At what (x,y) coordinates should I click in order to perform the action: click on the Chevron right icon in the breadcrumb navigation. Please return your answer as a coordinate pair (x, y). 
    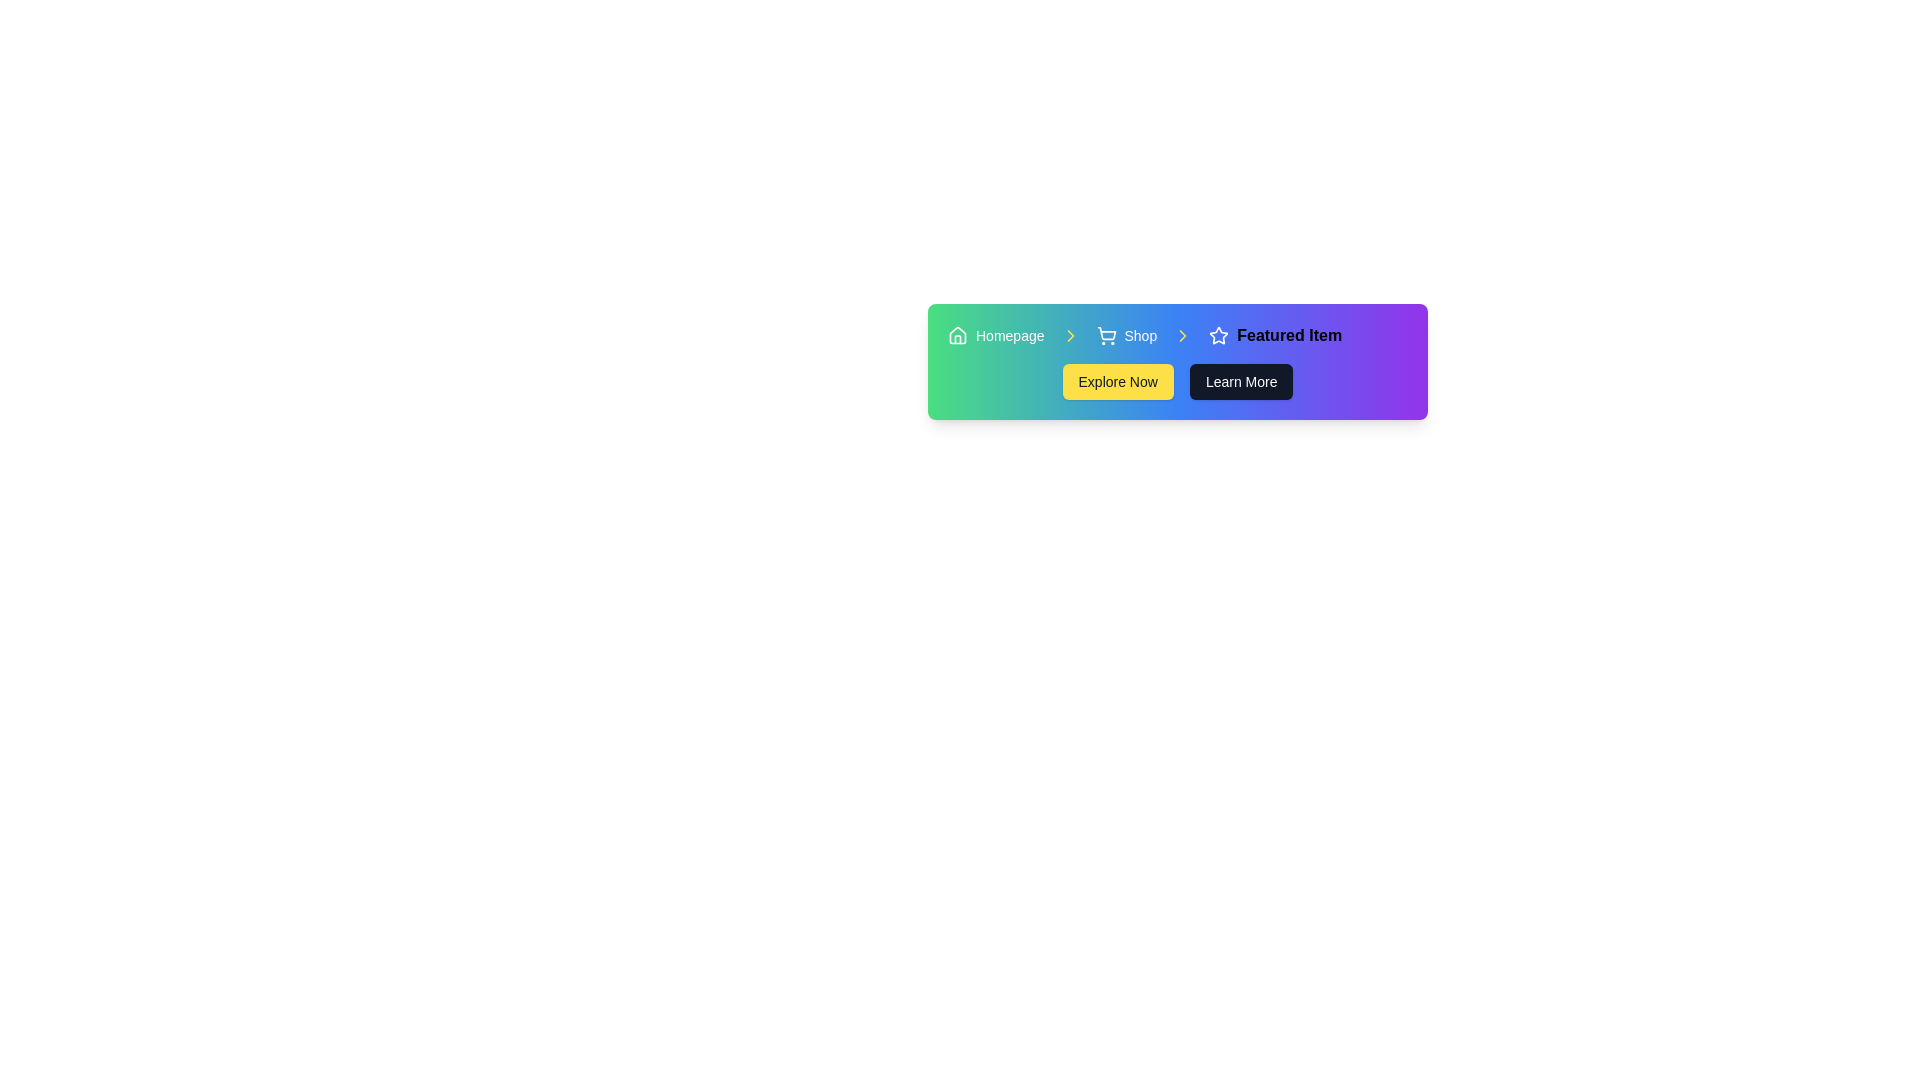
    Looking at the image, I should click on (1183, 334).